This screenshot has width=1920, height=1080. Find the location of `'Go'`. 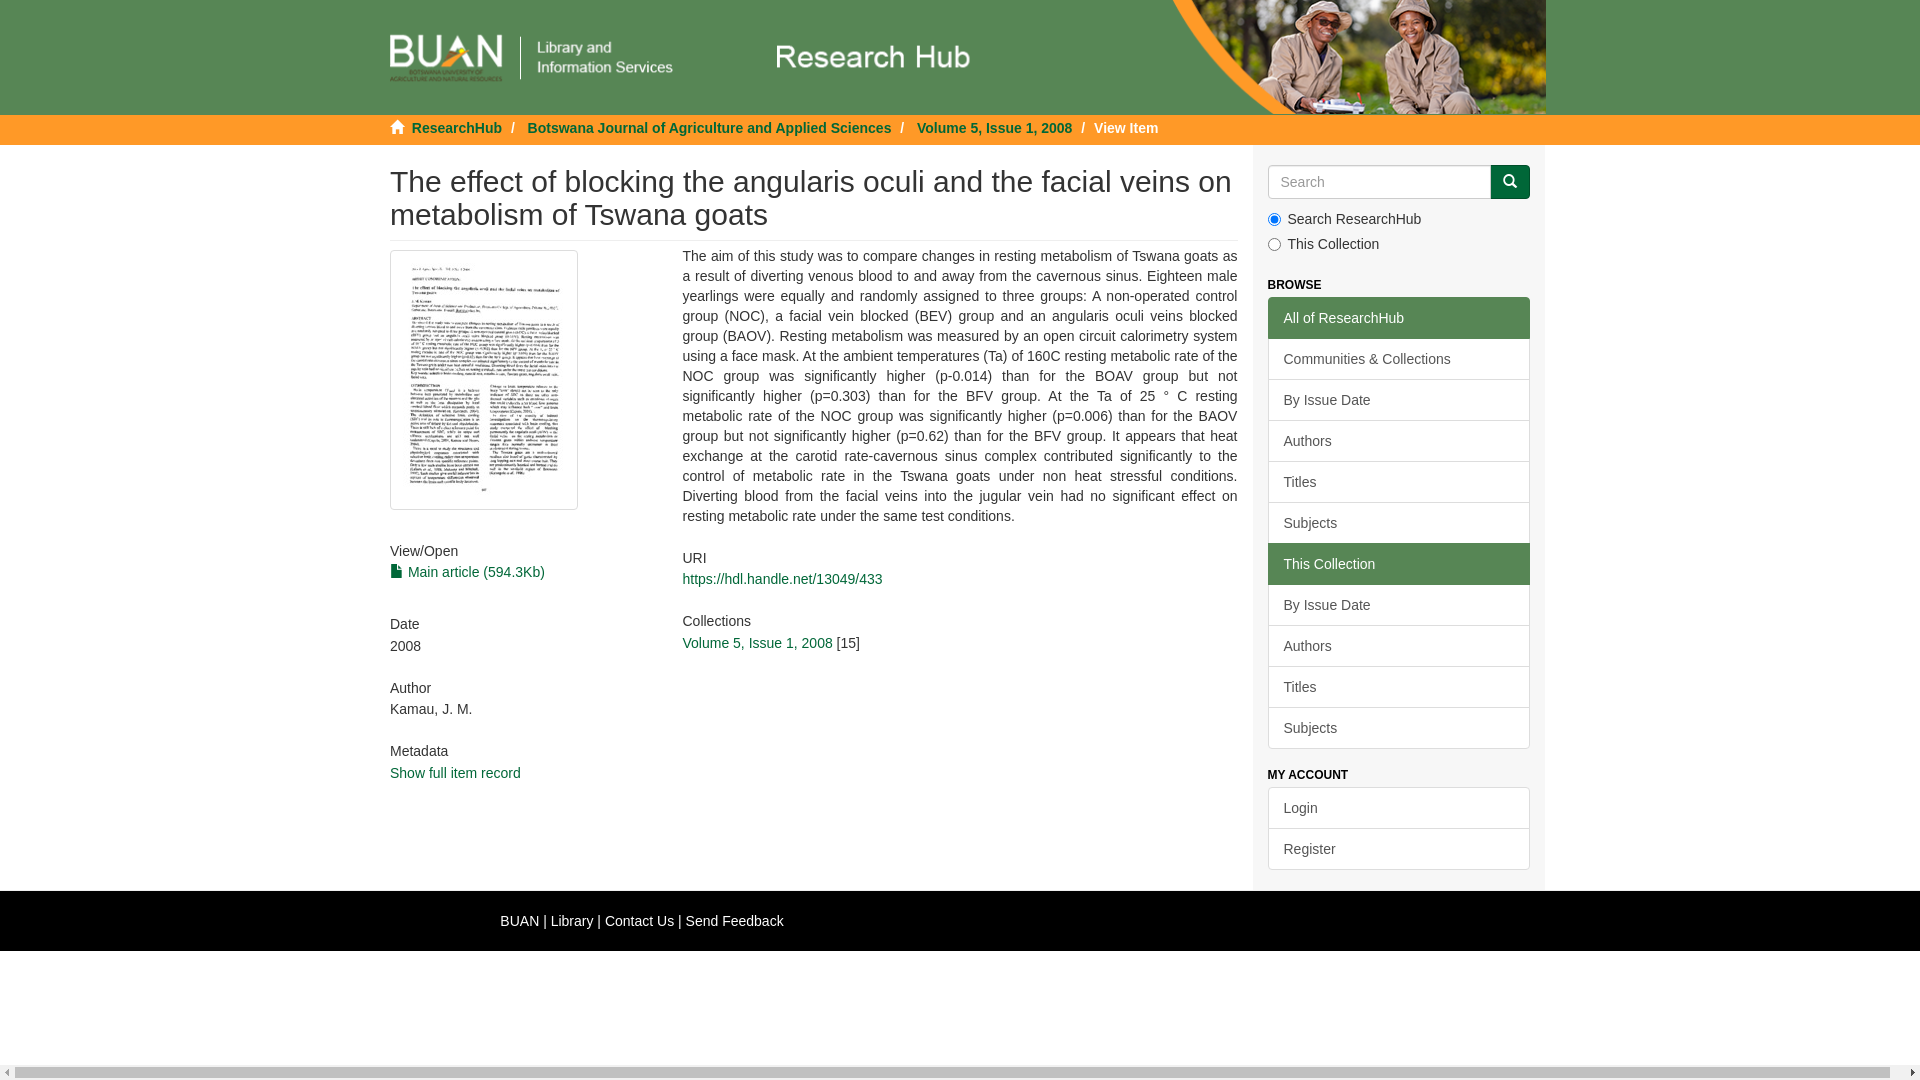

'Go' is located at coordinates (1510, 181).